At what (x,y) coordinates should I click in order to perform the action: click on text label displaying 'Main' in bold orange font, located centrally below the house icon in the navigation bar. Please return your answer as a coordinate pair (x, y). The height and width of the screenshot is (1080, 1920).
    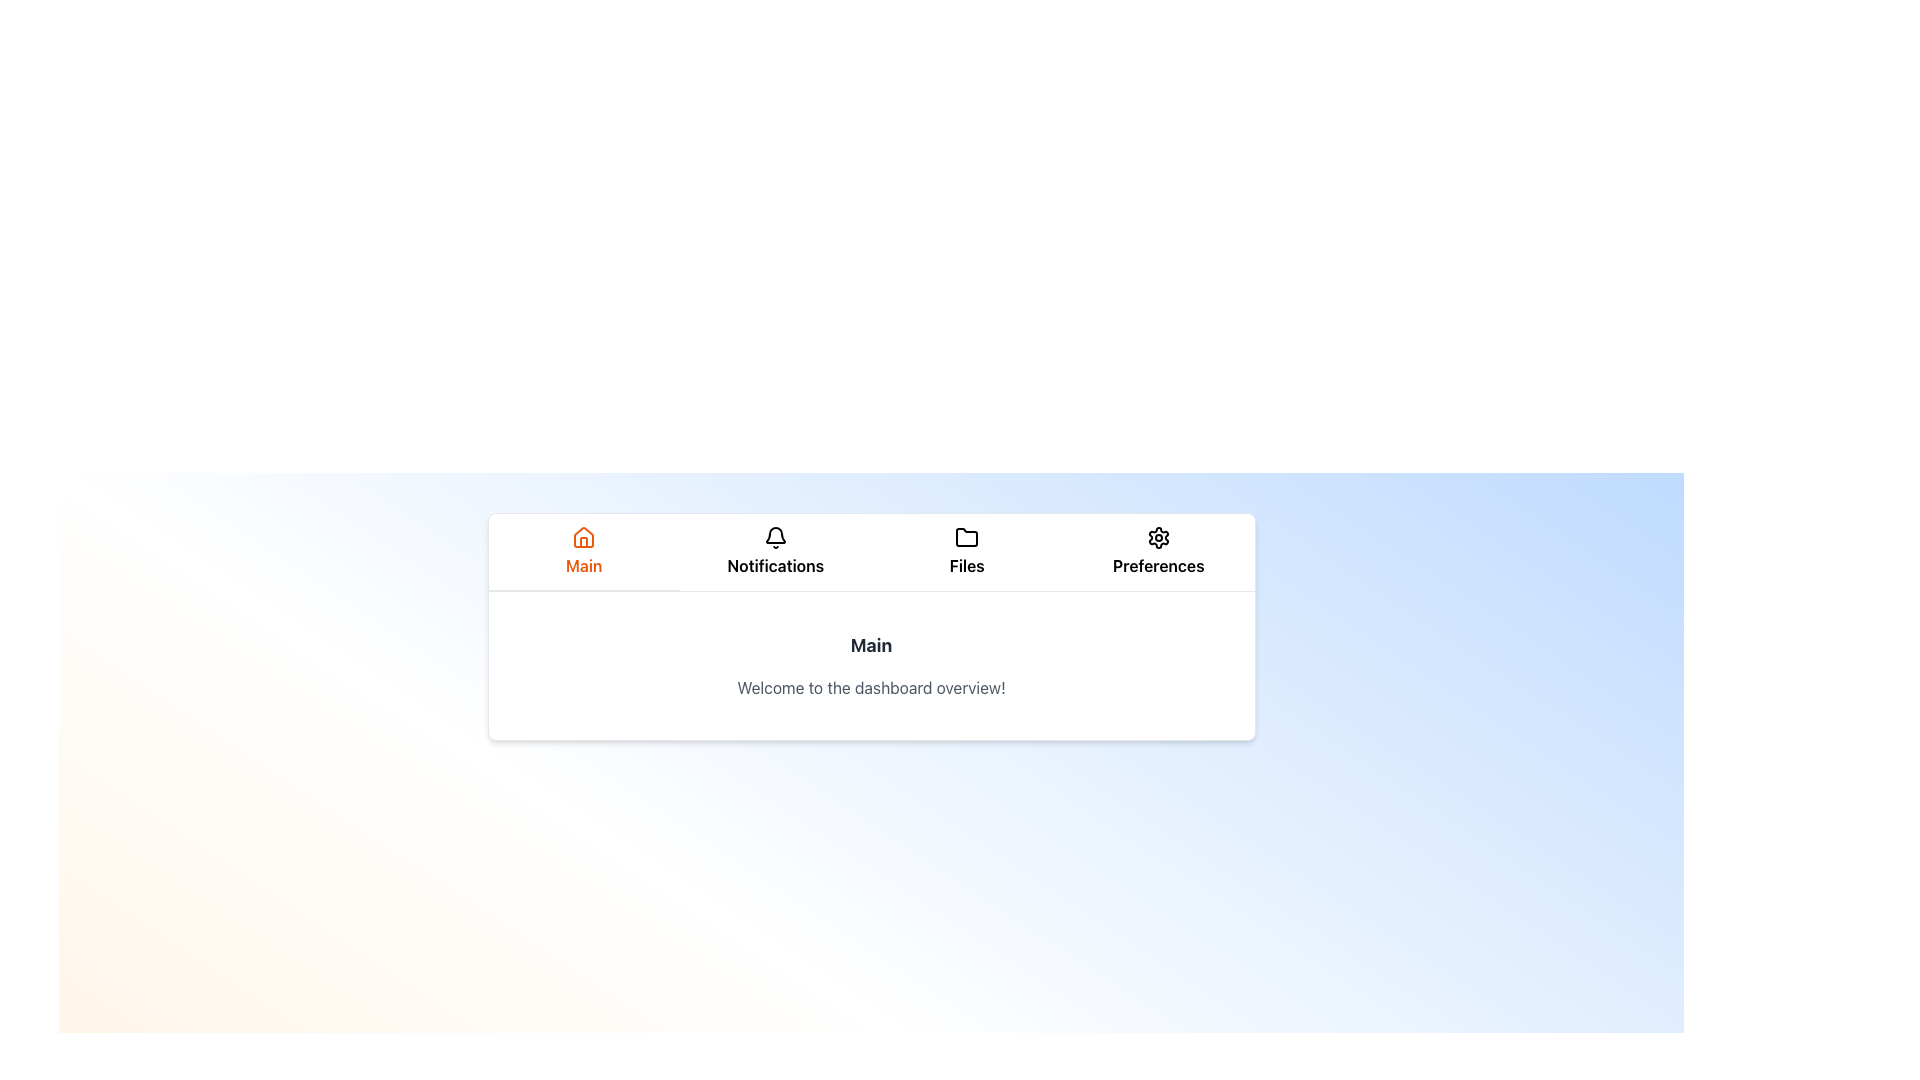
    Looking at the image, I should click on (583, 566).